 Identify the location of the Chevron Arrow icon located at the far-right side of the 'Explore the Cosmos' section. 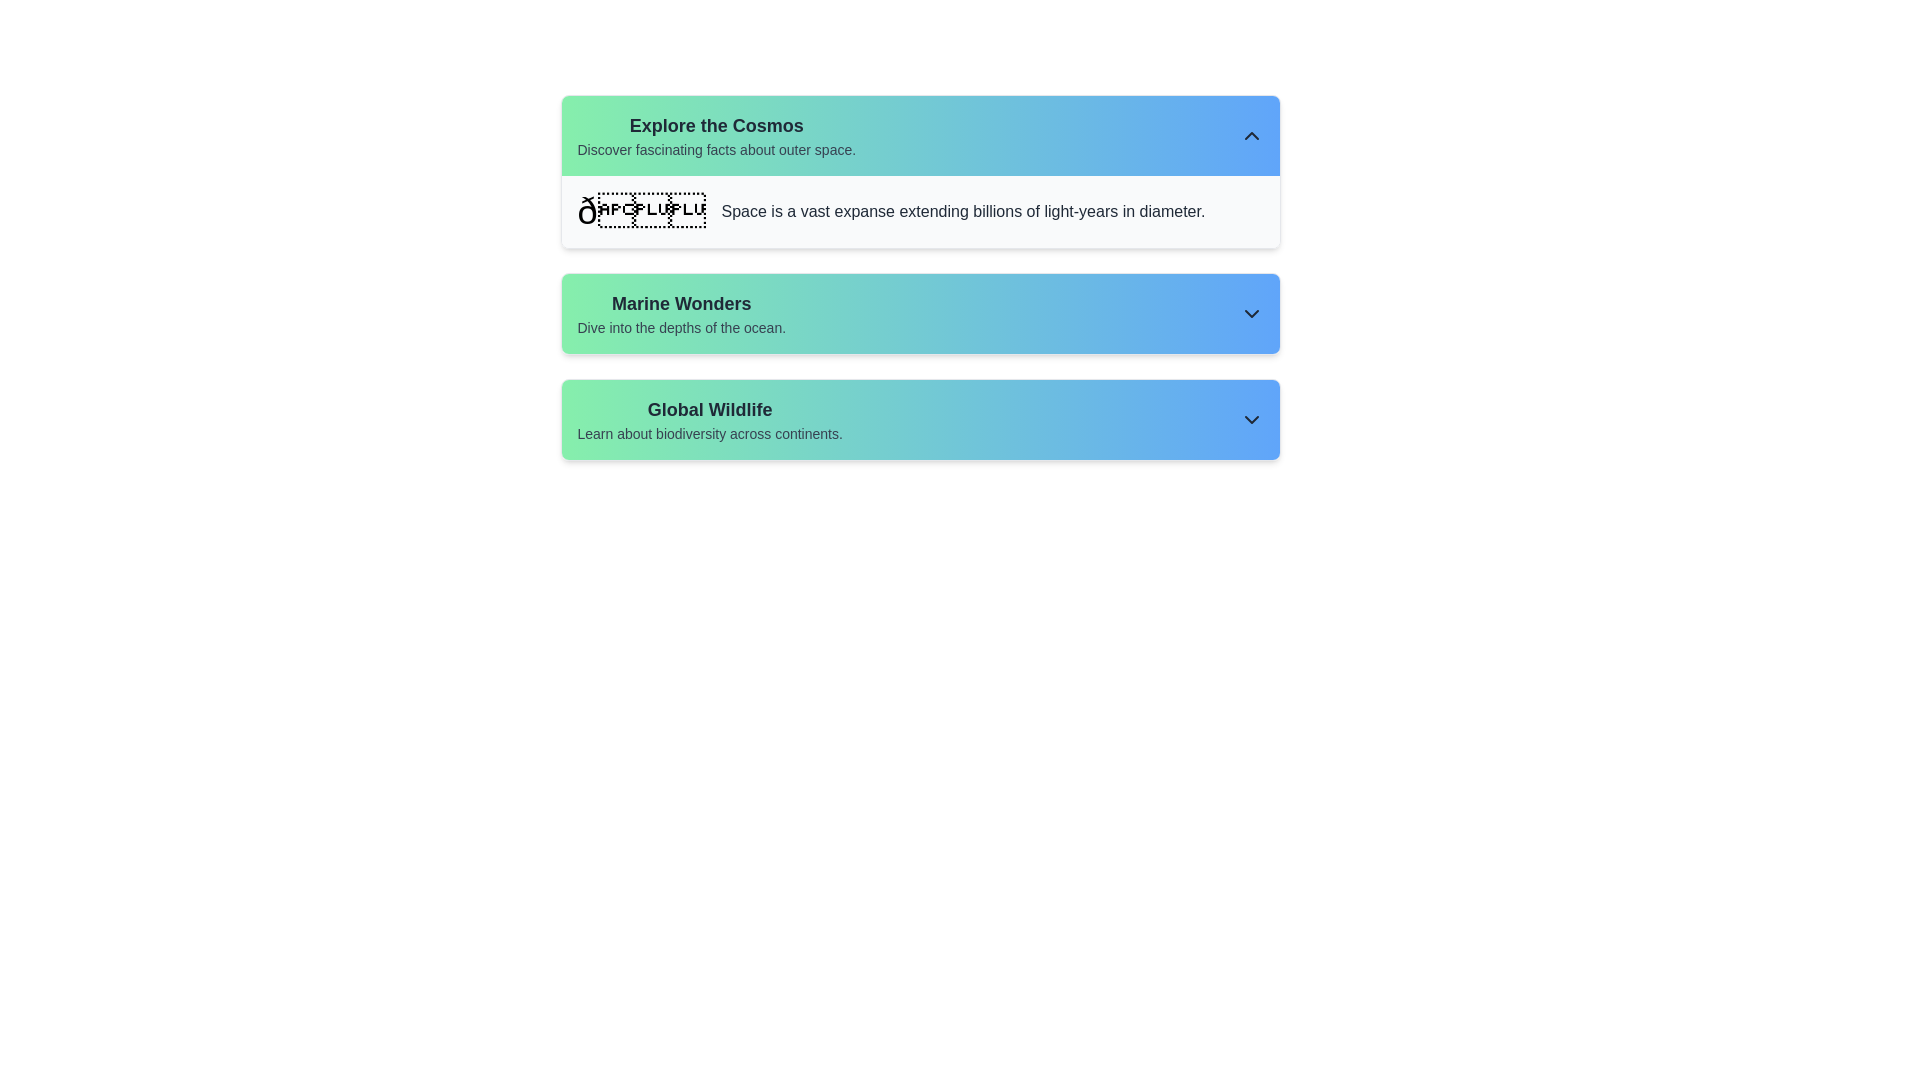
(1250, 135).